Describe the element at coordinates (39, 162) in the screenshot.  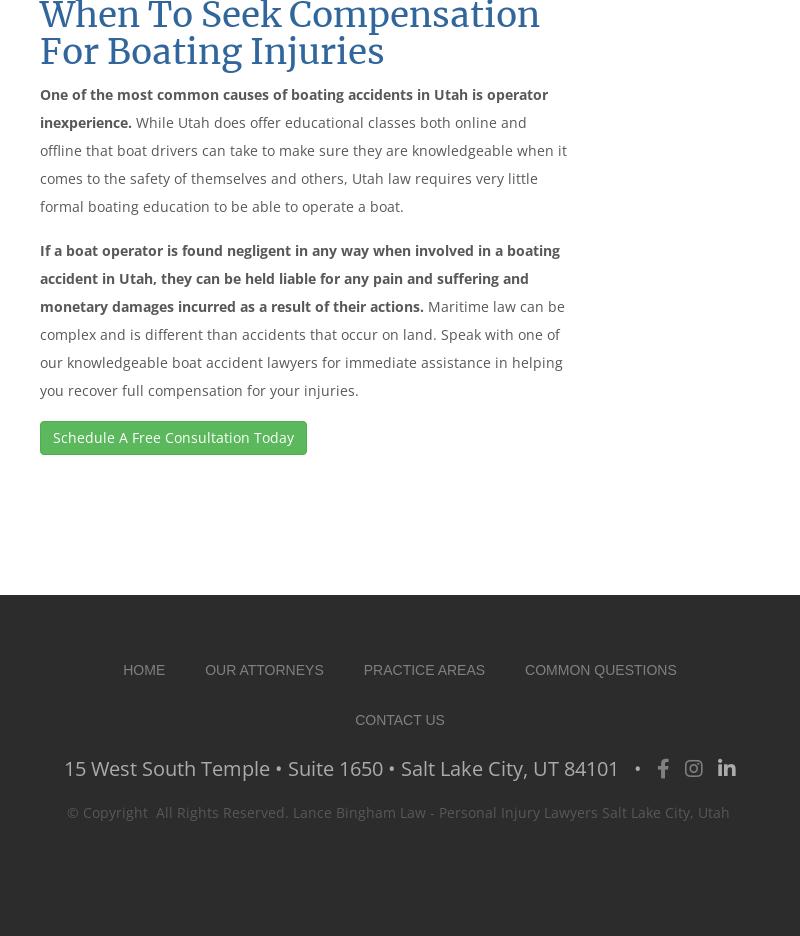
I see `'While Utah does offer educational classes both online and offline that boat drivers can take to make sure they are knowledgeable when it comes to the safety of themselves and others, Utah law requires very little formal boating education to be able to operate a boat.'` at that location.